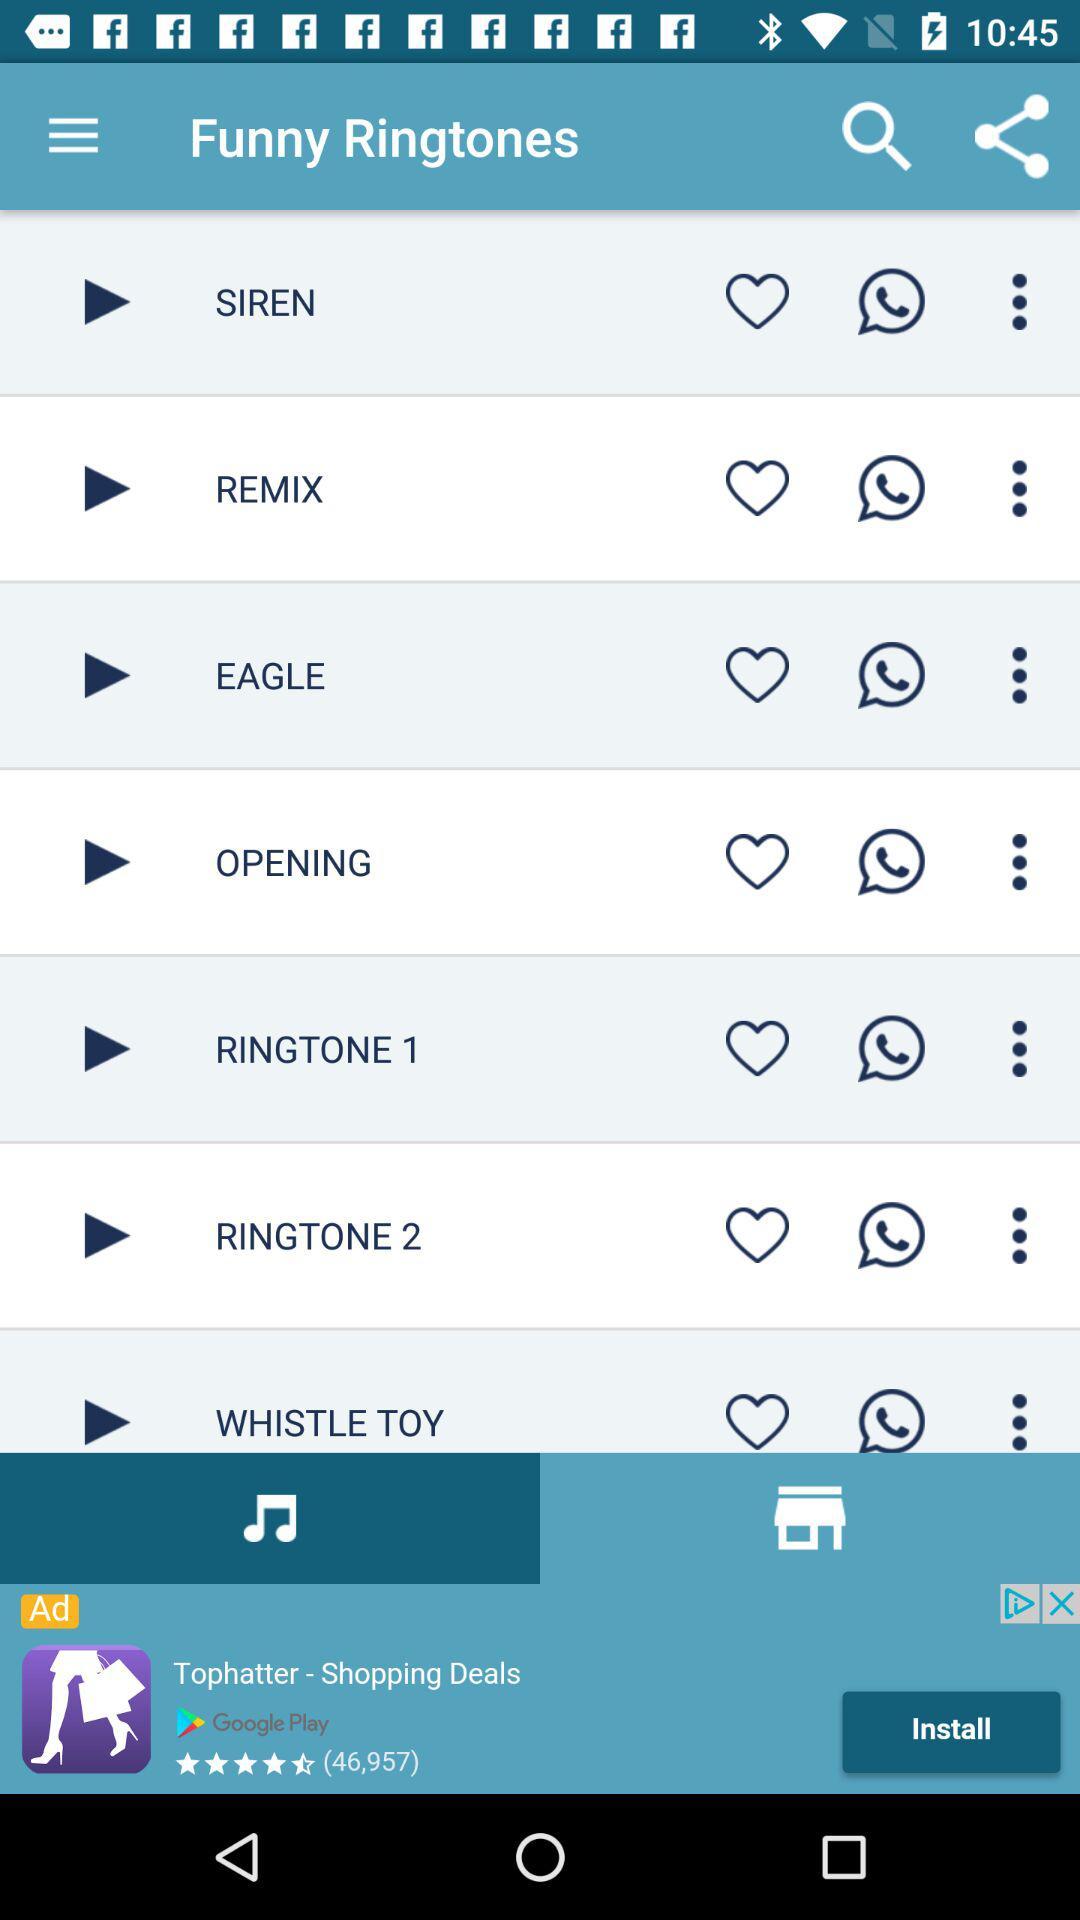  What do you see at coordinates (757, 675) in the screenshot?
I see `the song` at bounding box center [757, 675].